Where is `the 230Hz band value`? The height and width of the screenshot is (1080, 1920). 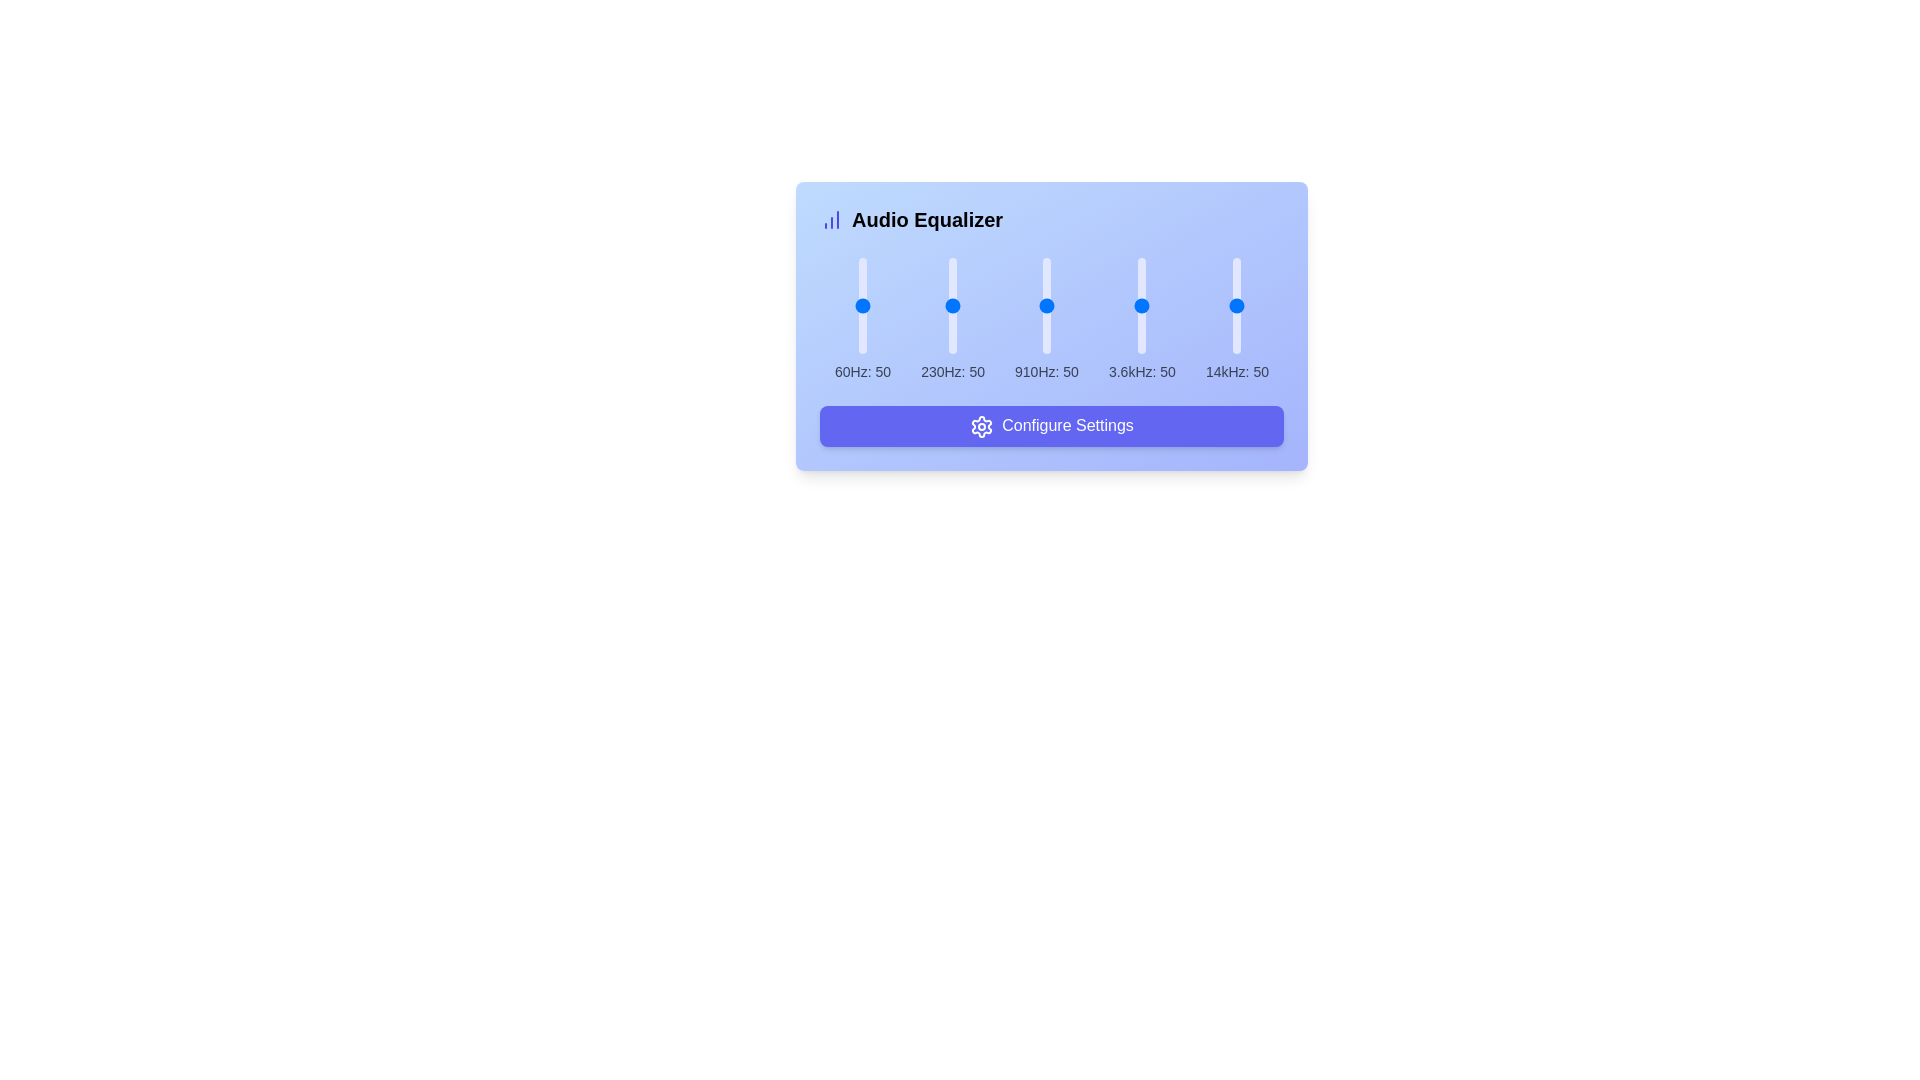
the 230Hz band value is located at coordinates (952, 316).